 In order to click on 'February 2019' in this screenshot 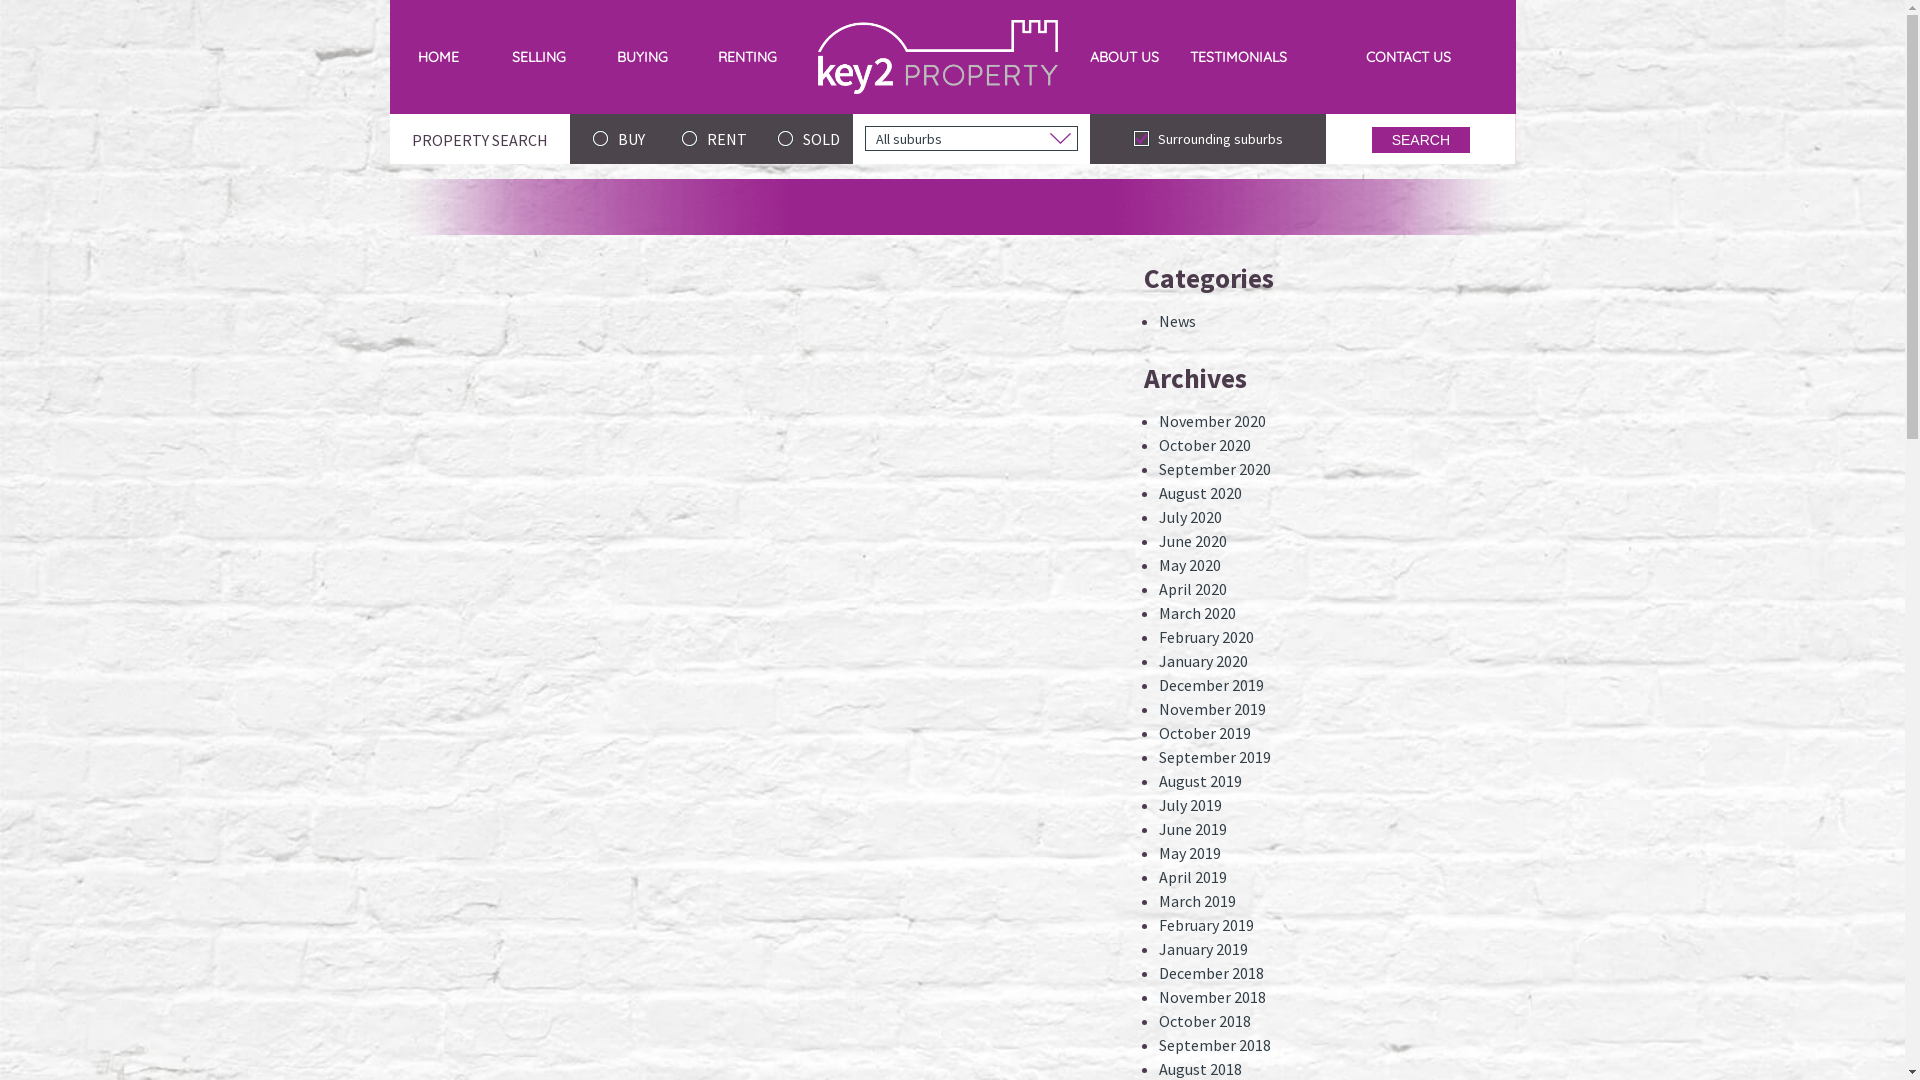, I will do `click(1205, 925)`.